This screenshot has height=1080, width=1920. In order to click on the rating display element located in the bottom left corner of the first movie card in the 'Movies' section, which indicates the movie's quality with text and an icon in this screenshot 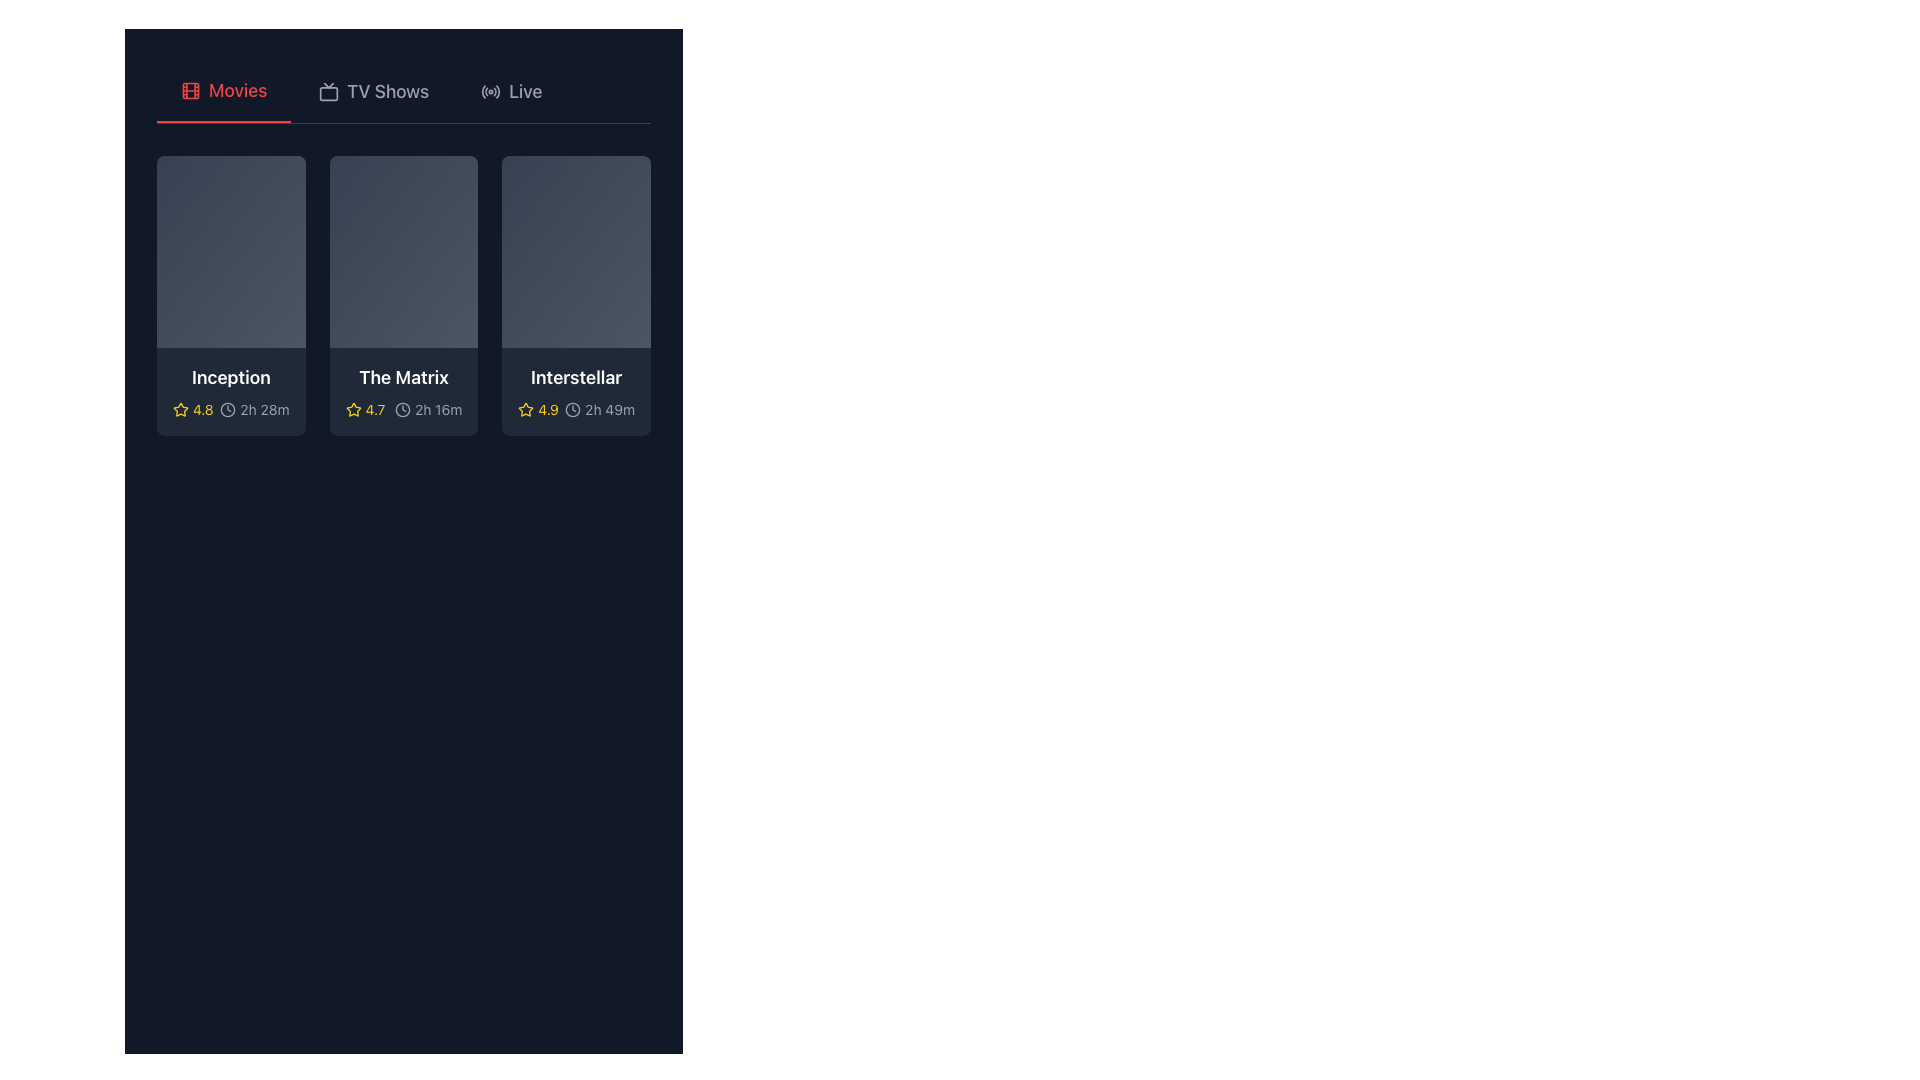, I will do `click(193, 408)`.